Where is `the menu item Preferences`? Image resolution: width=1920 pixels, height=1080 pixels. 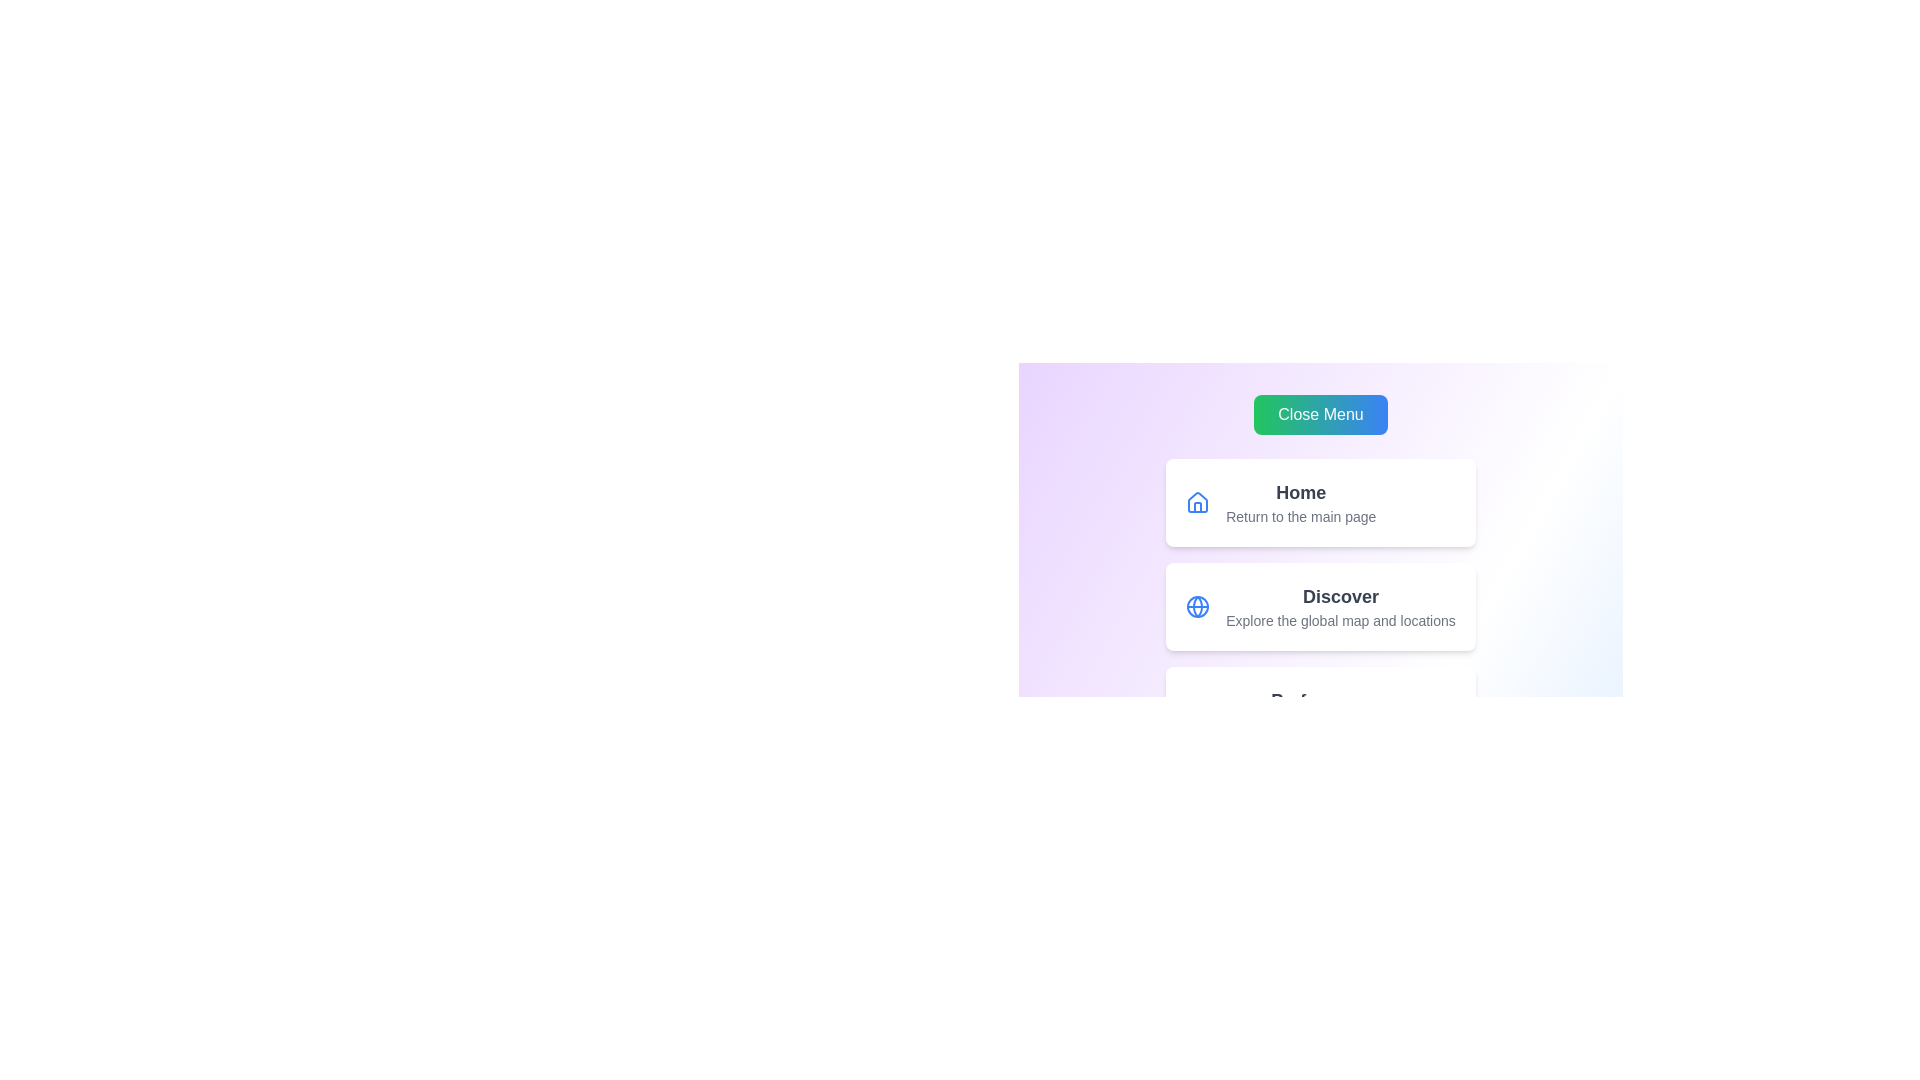 the menu item Preferences is located at coordinates (1320, 709).